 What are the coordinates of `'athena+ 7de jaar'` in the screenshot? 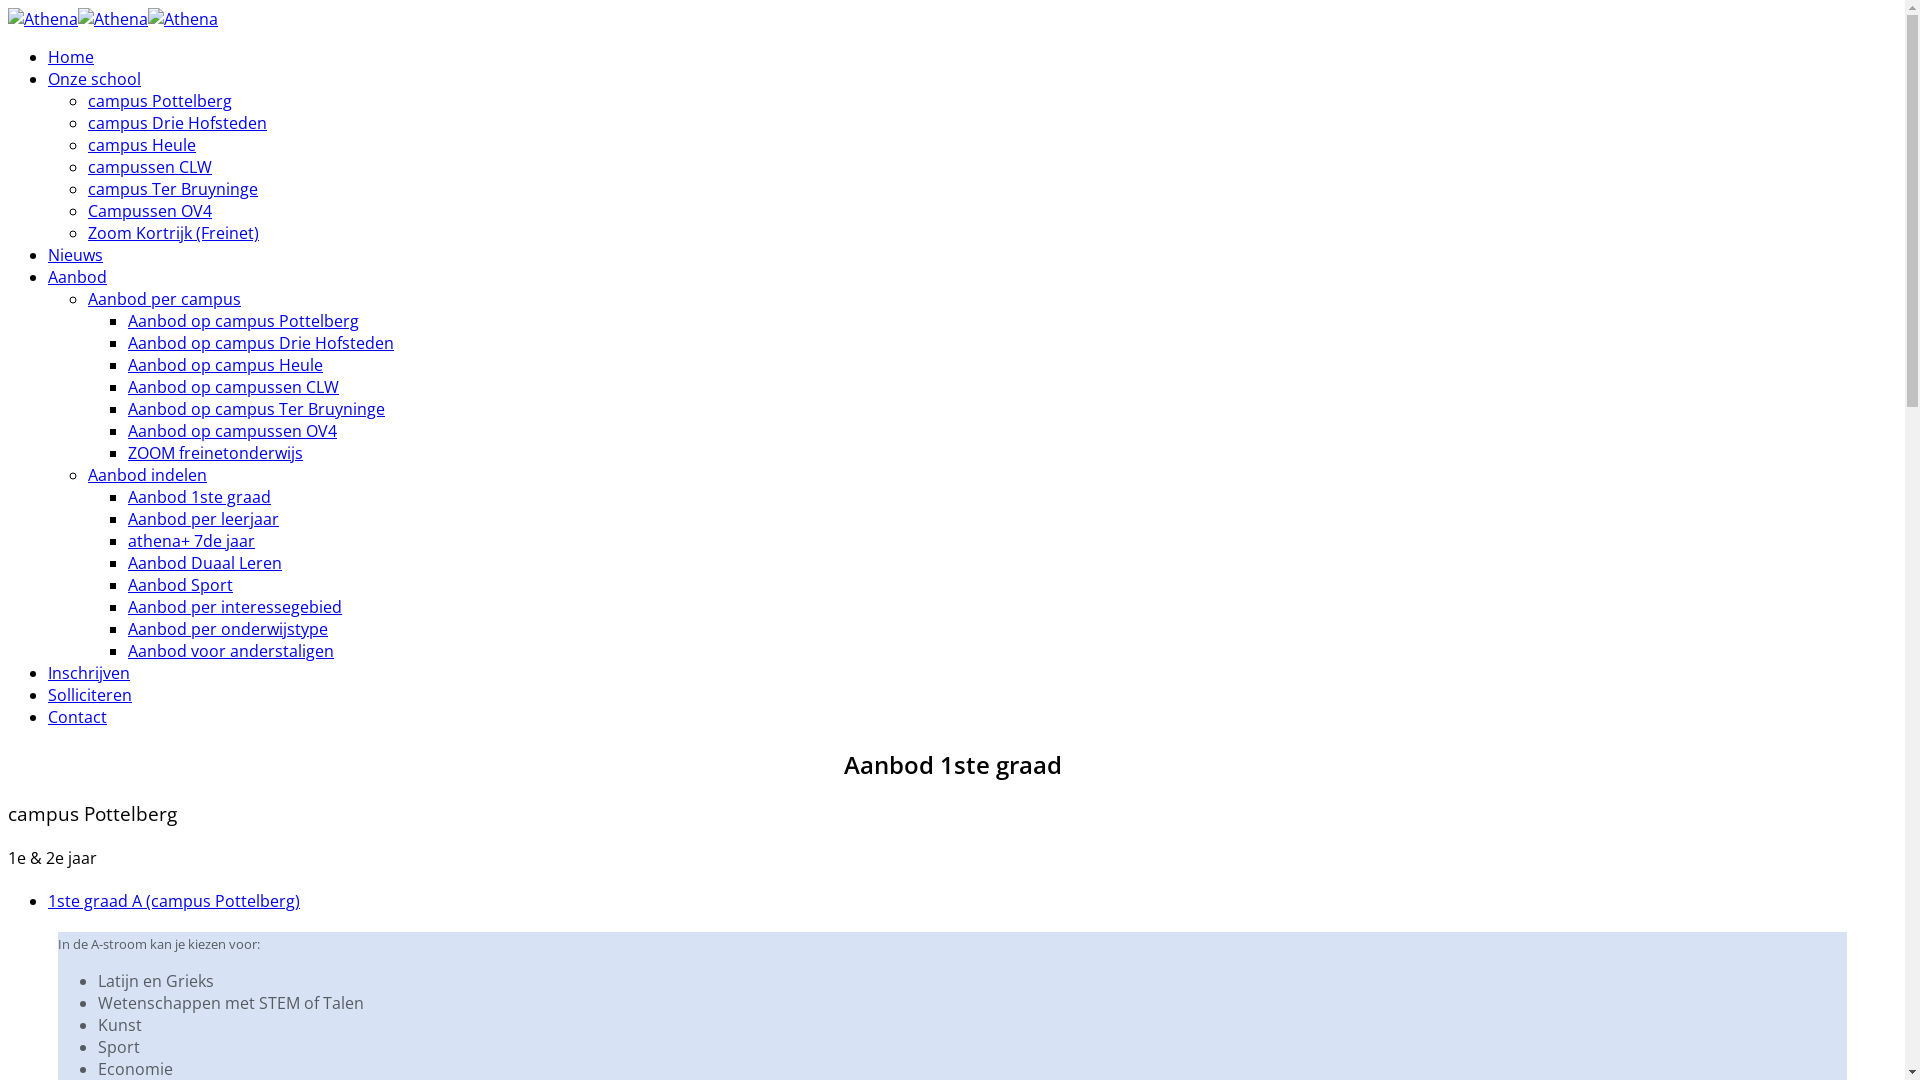 It's located at (127, 540).